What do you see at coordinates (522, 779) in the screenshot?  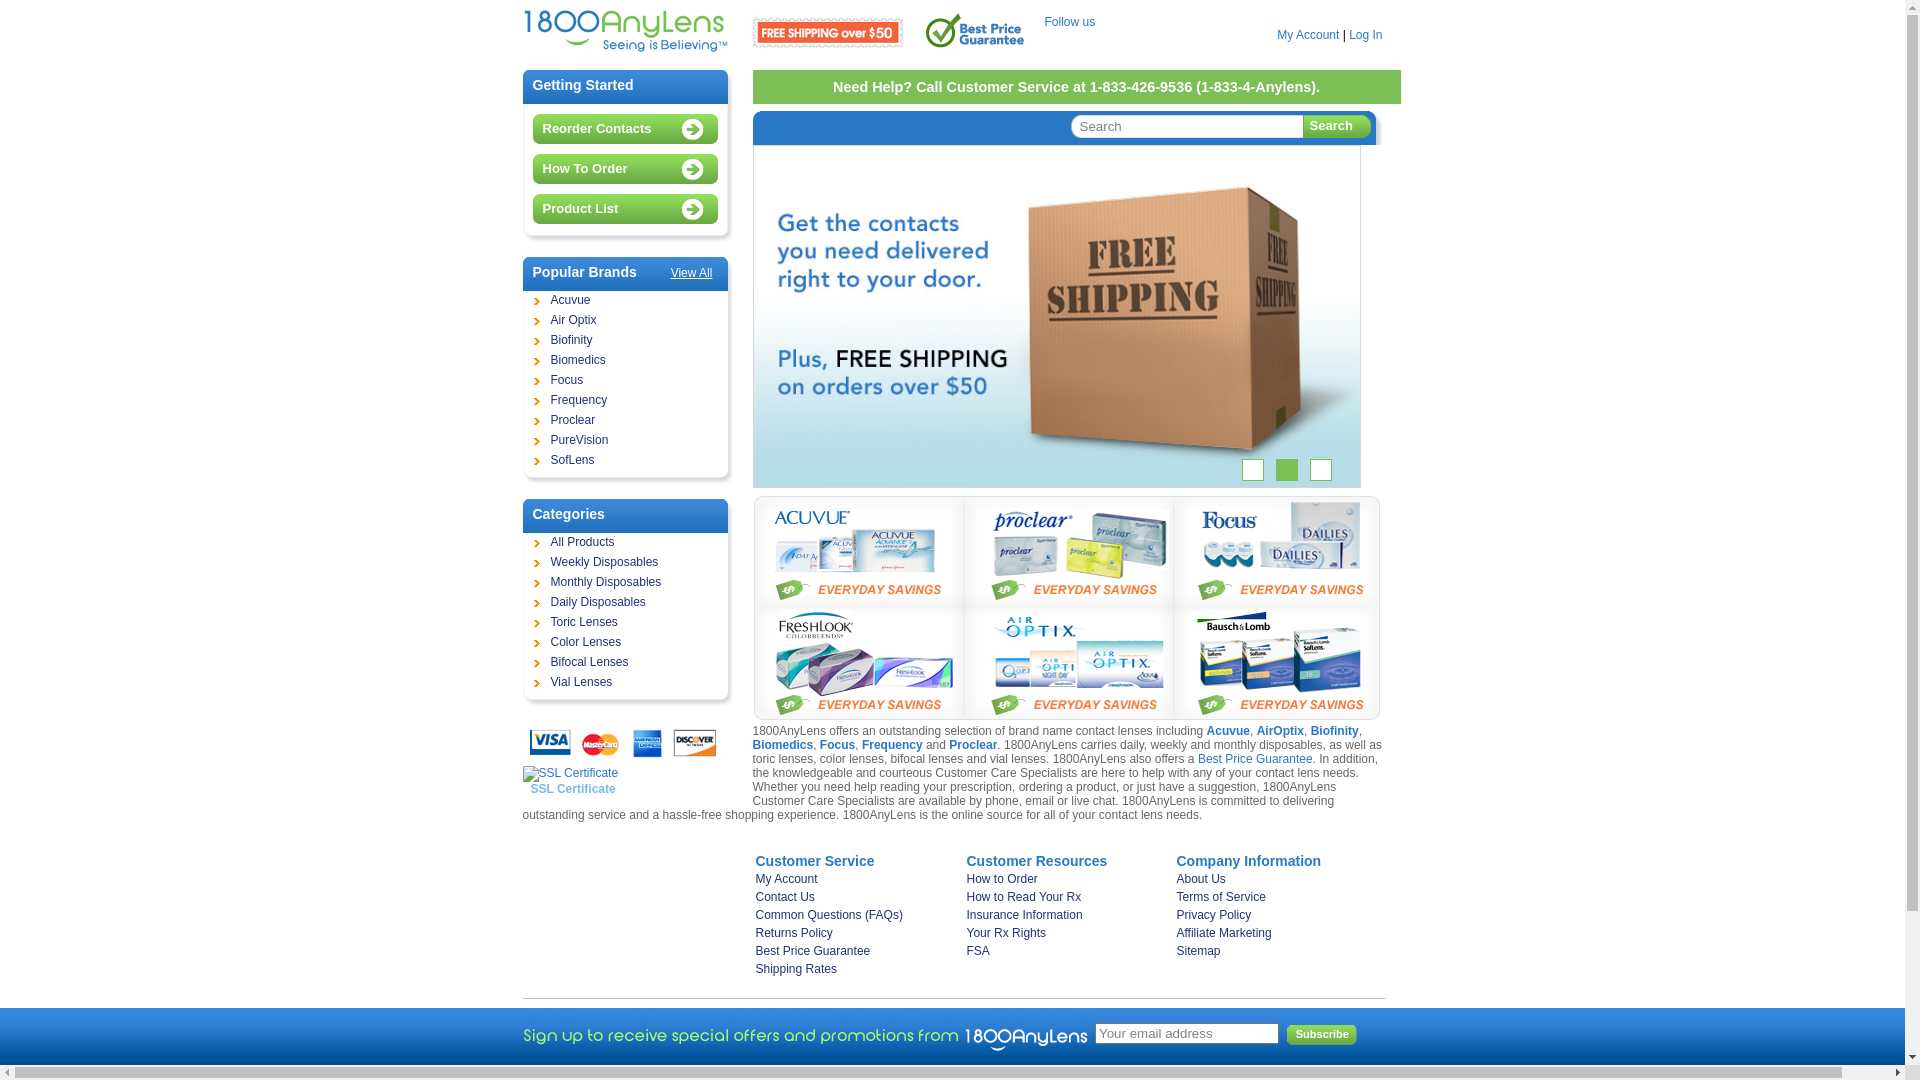 I see `'SSL Certificate'` at bounding box center [522, 779].